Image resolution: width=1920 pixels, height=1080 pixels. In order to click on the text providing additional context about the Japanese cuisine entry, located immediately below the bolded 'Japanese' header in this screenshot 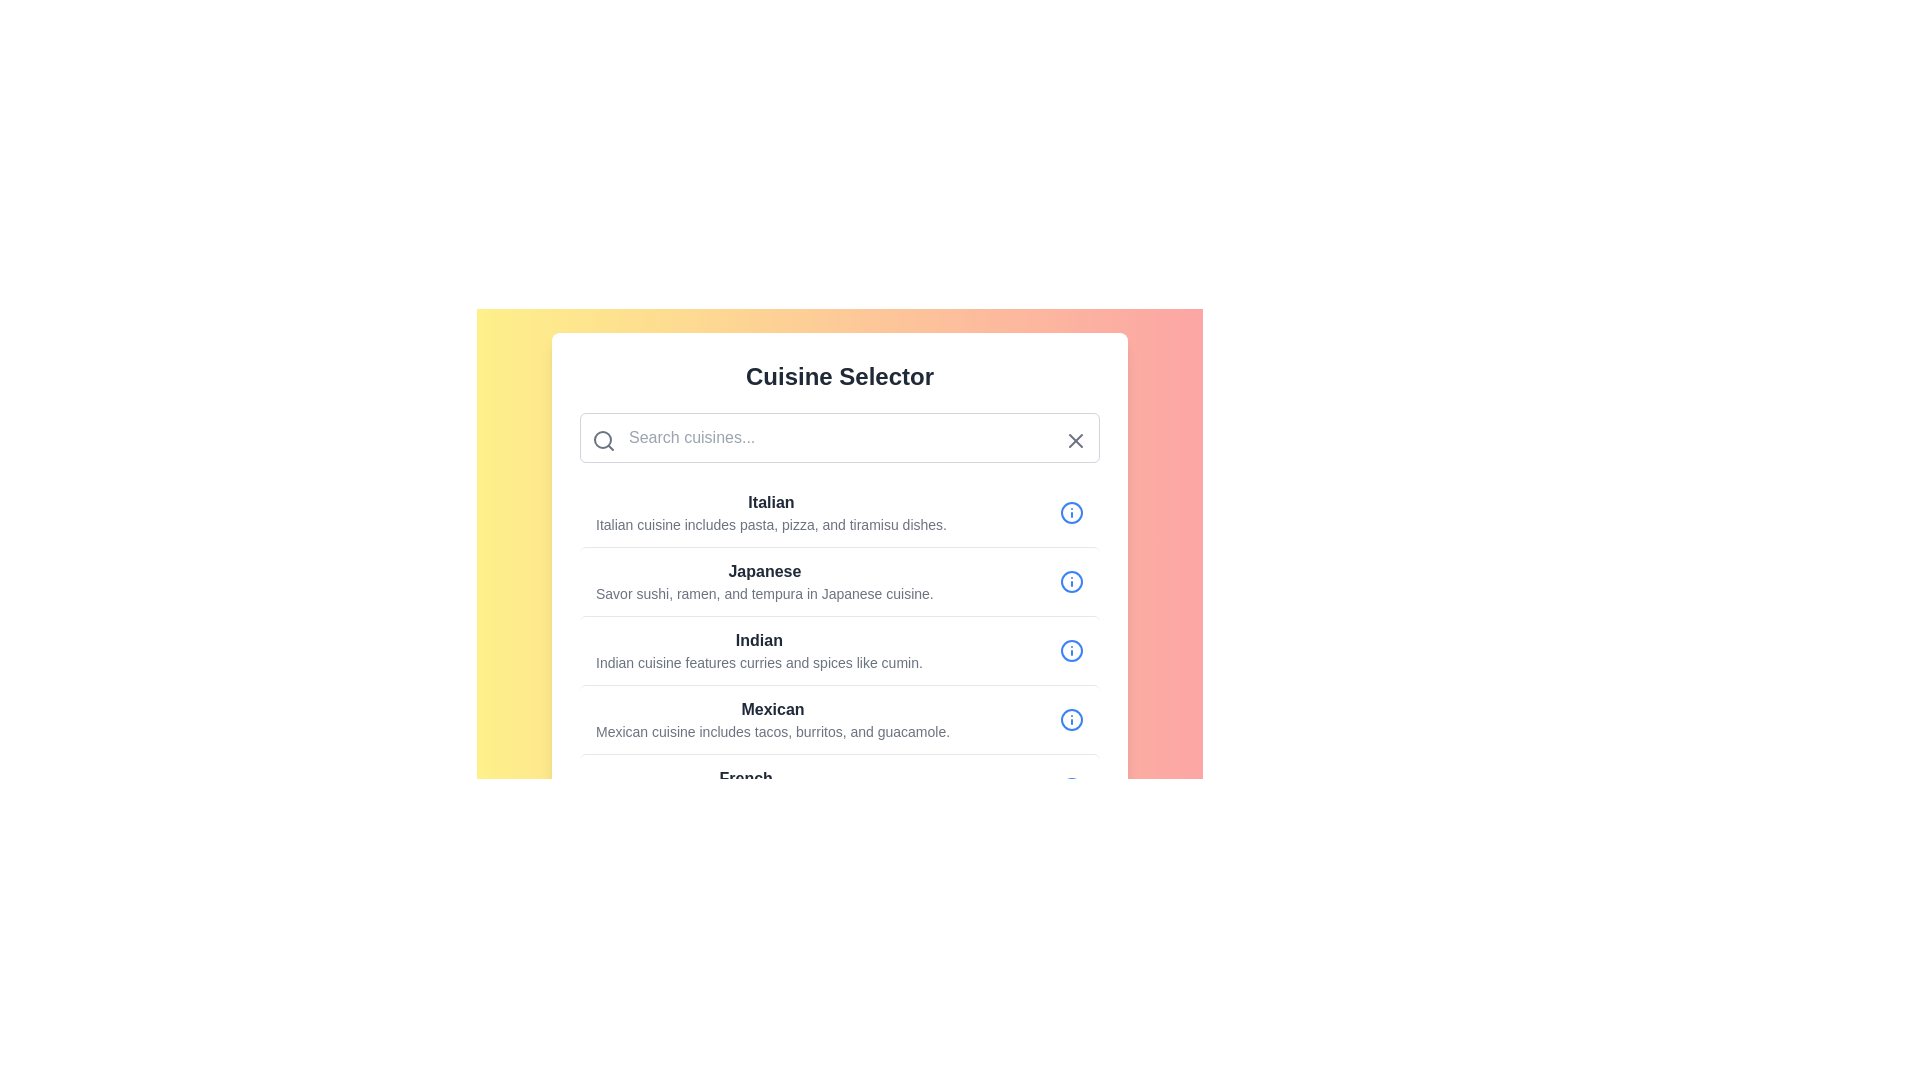, I will do `click(763, 593)`.